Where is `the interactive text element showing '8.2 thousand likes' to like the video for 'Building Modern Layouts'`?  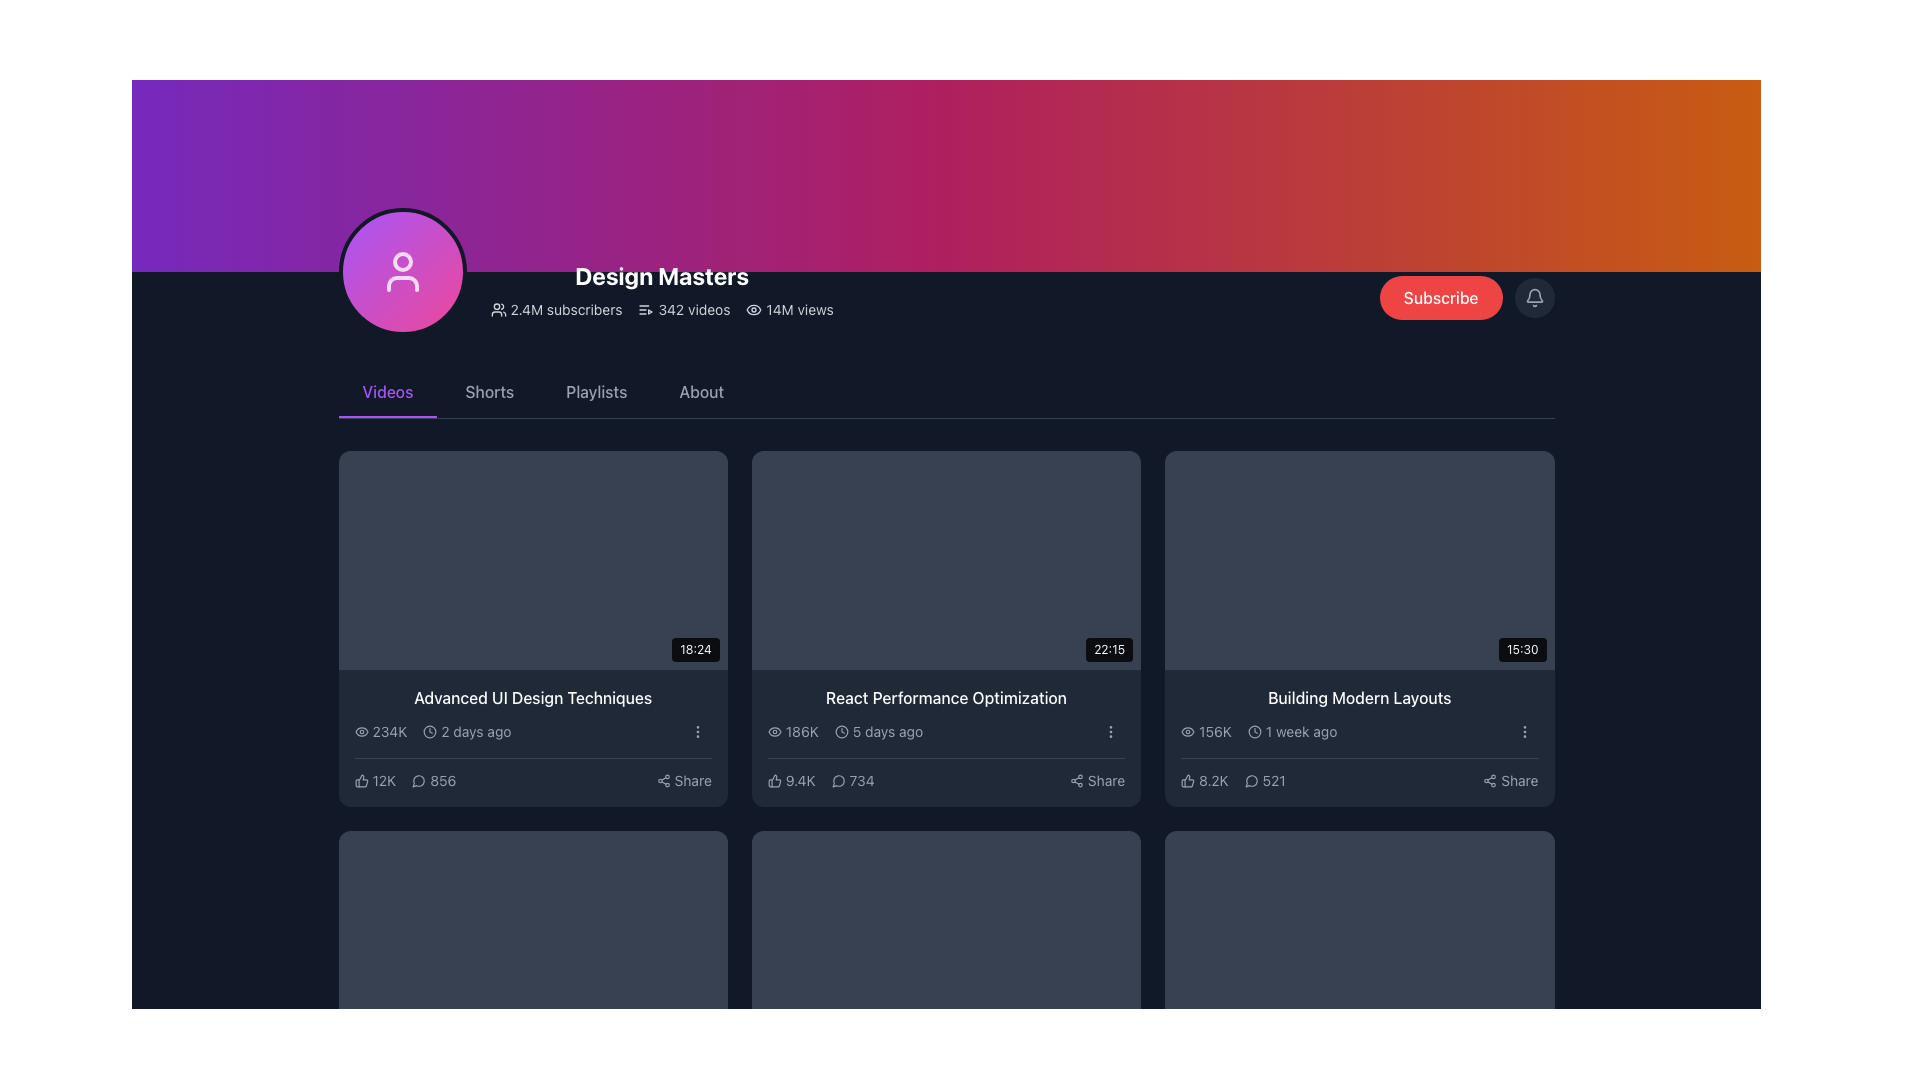 the interactive text element showing '8.2 thousand likes' to like the video for 'Building Modern Layouts' is located at coordinates (1203, 779).